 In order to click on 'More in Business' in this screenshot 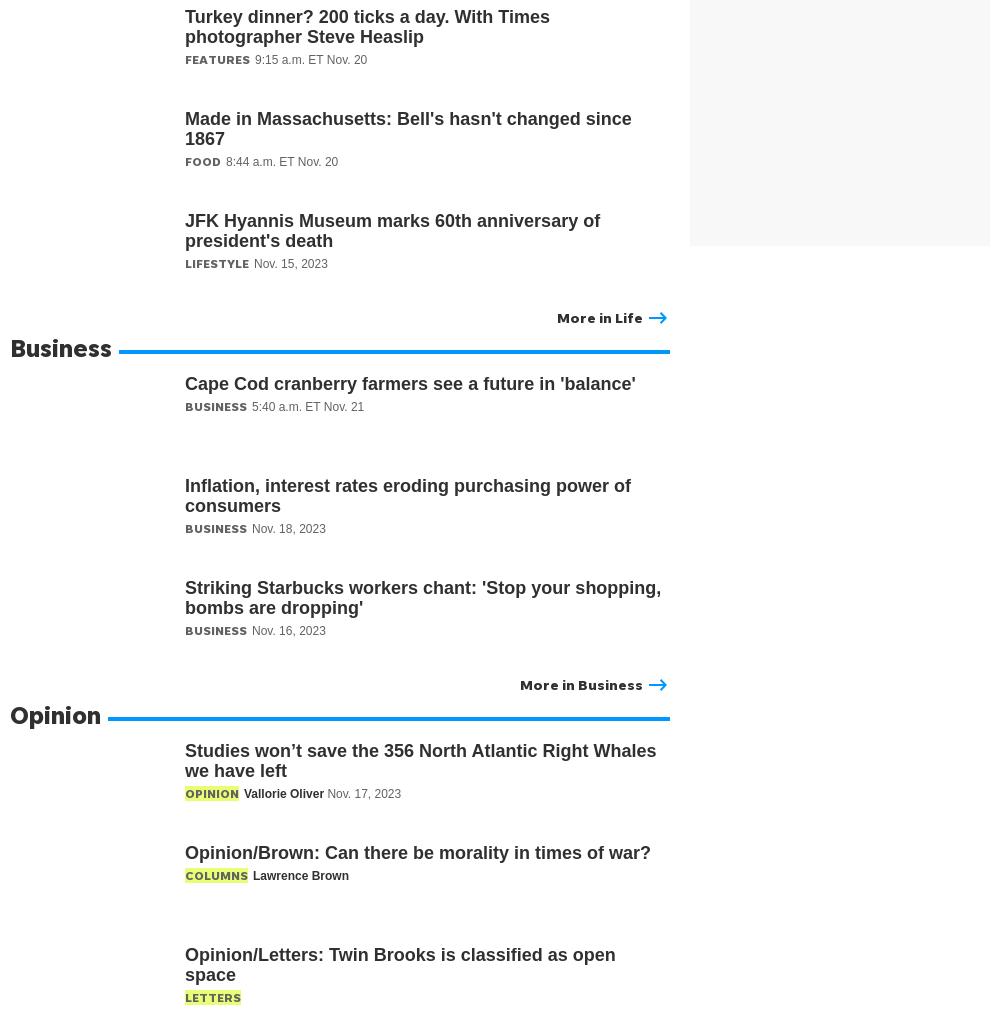, I will do `click(580, 683)`.